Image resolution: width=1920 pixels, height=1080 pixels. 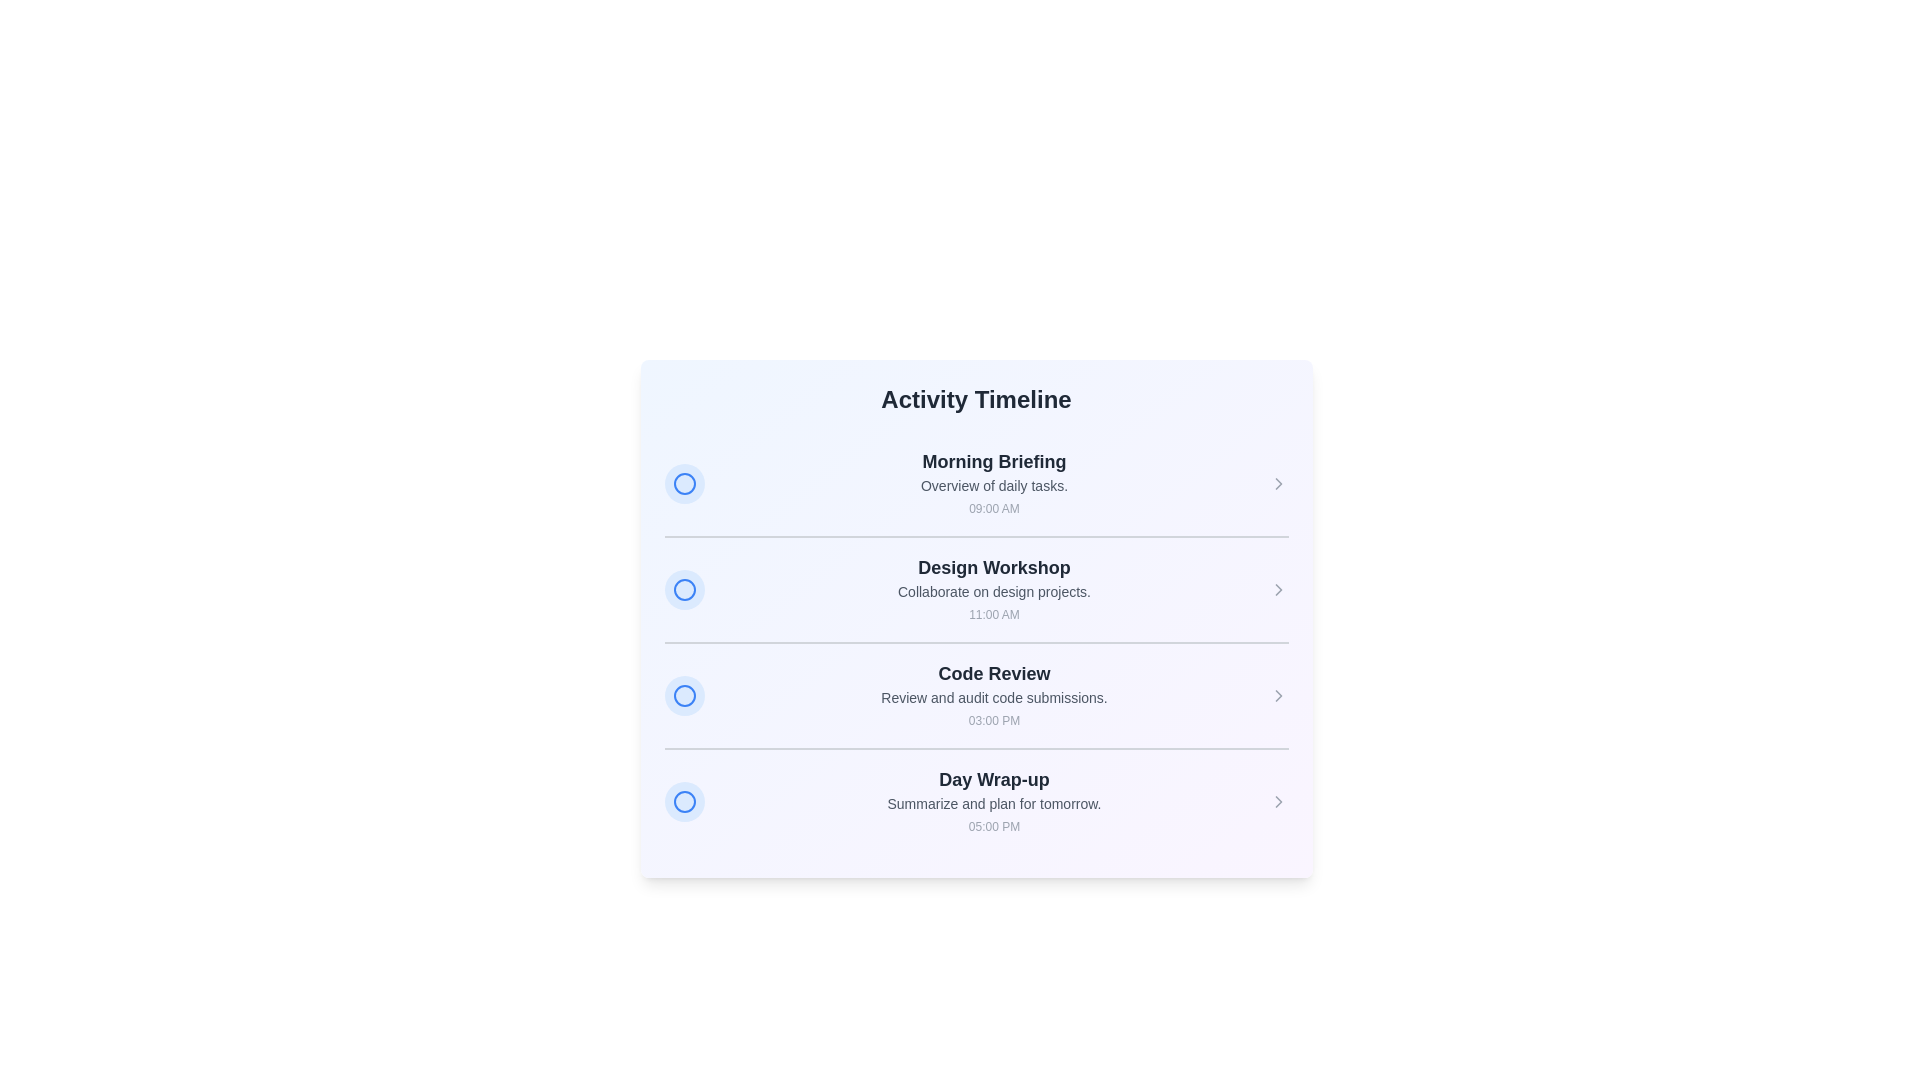 What do you see at coordinates (684, 483) in the screenshot?
I see `the small circular icon with a blue outline located to the left of 'Morning Briefing' under the header 'Activity Timeline'` at bounding box center [684, 483].